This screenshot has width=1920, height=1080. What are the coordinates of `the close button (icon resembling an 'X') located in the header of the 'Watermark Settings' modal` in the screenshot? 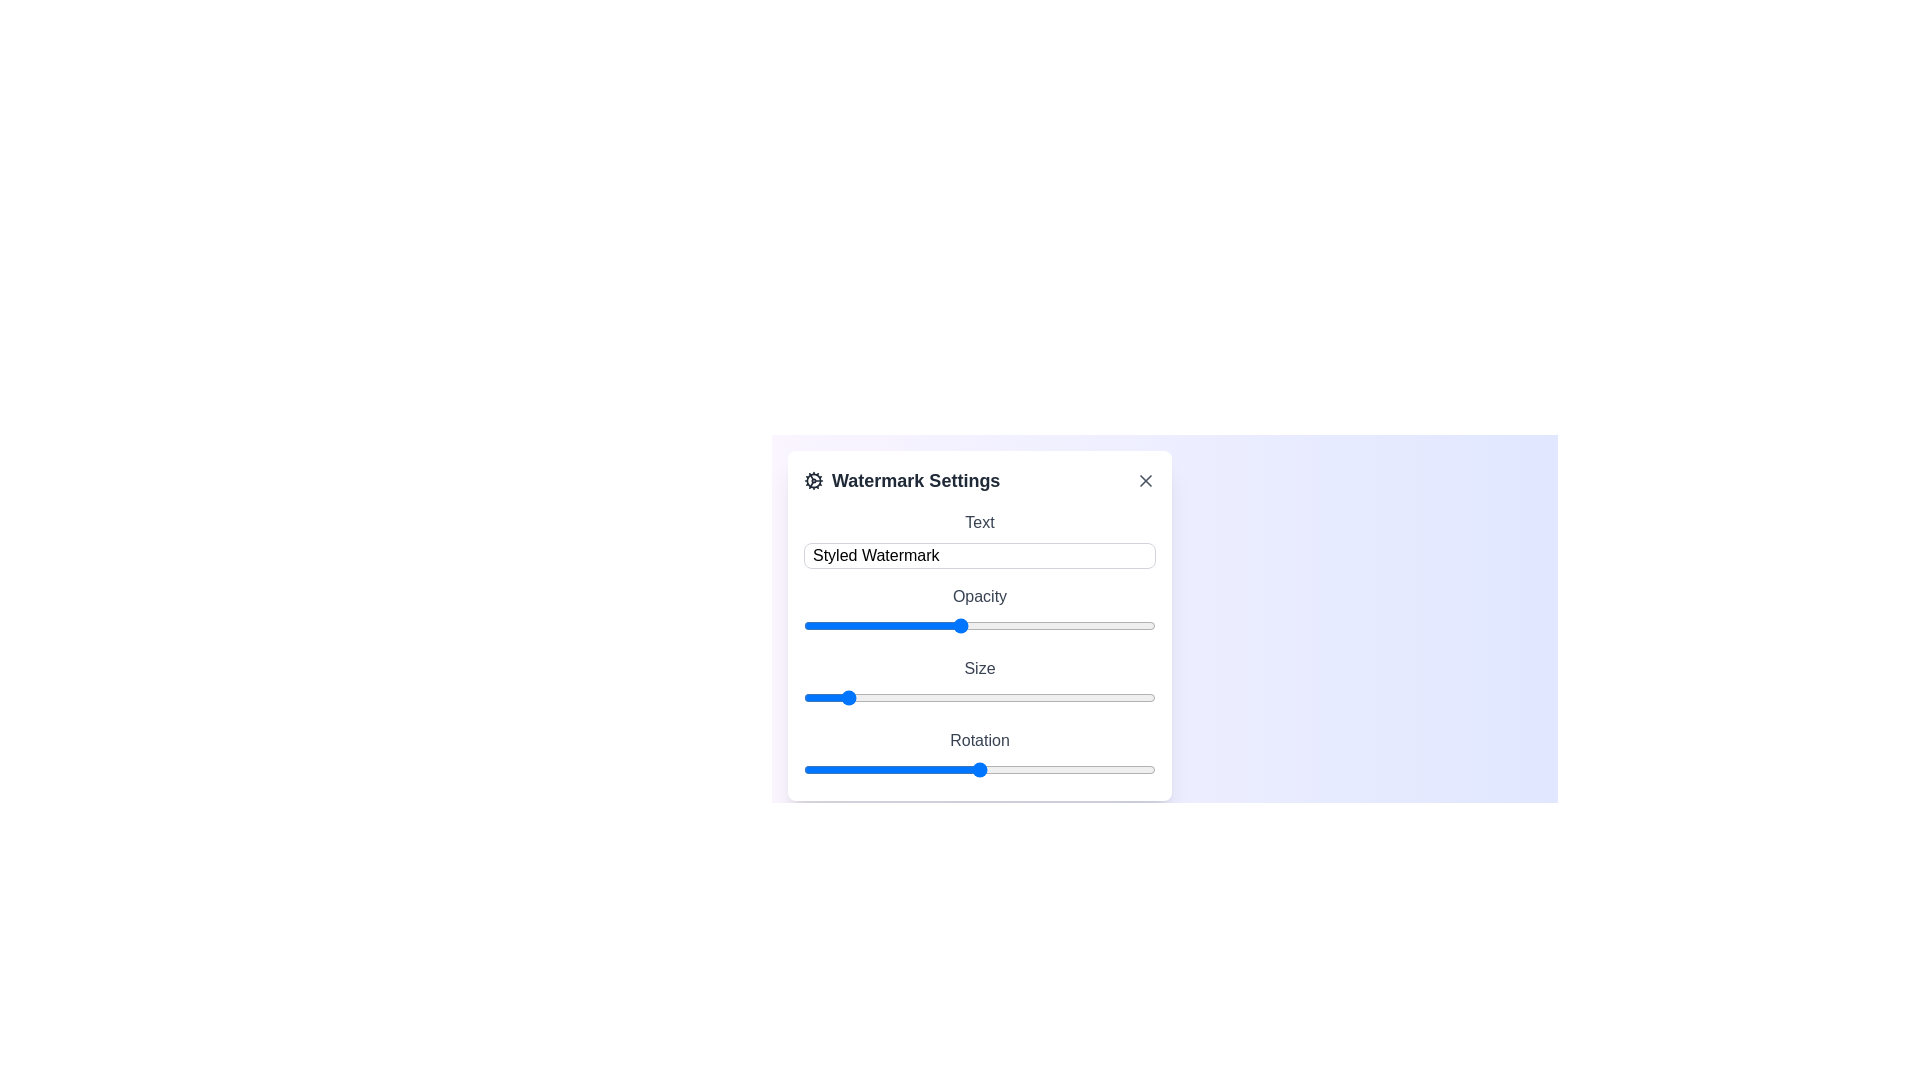 It's located at (1146, 481).